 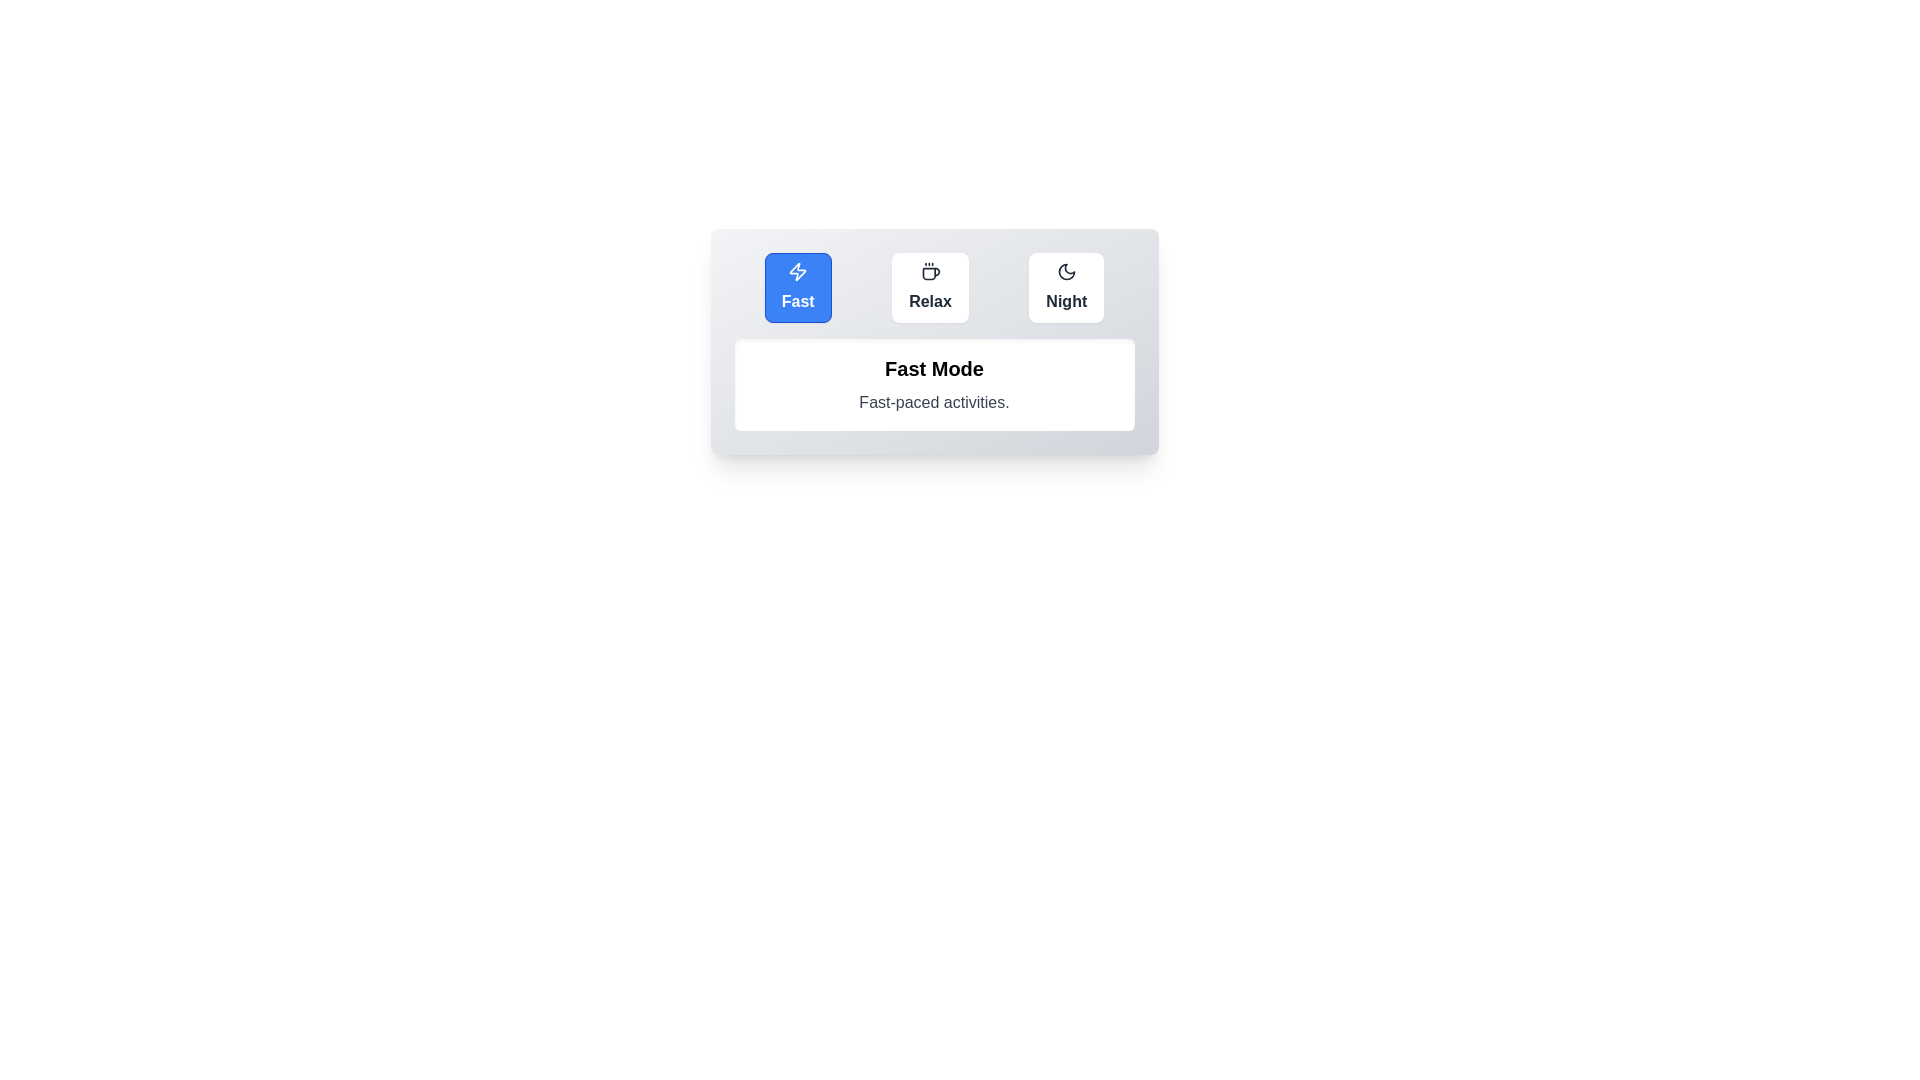 I want to click on the bold text label reading 'Fast' within the leftmost button that has a blue background and white text, so click(x=797, y=301).